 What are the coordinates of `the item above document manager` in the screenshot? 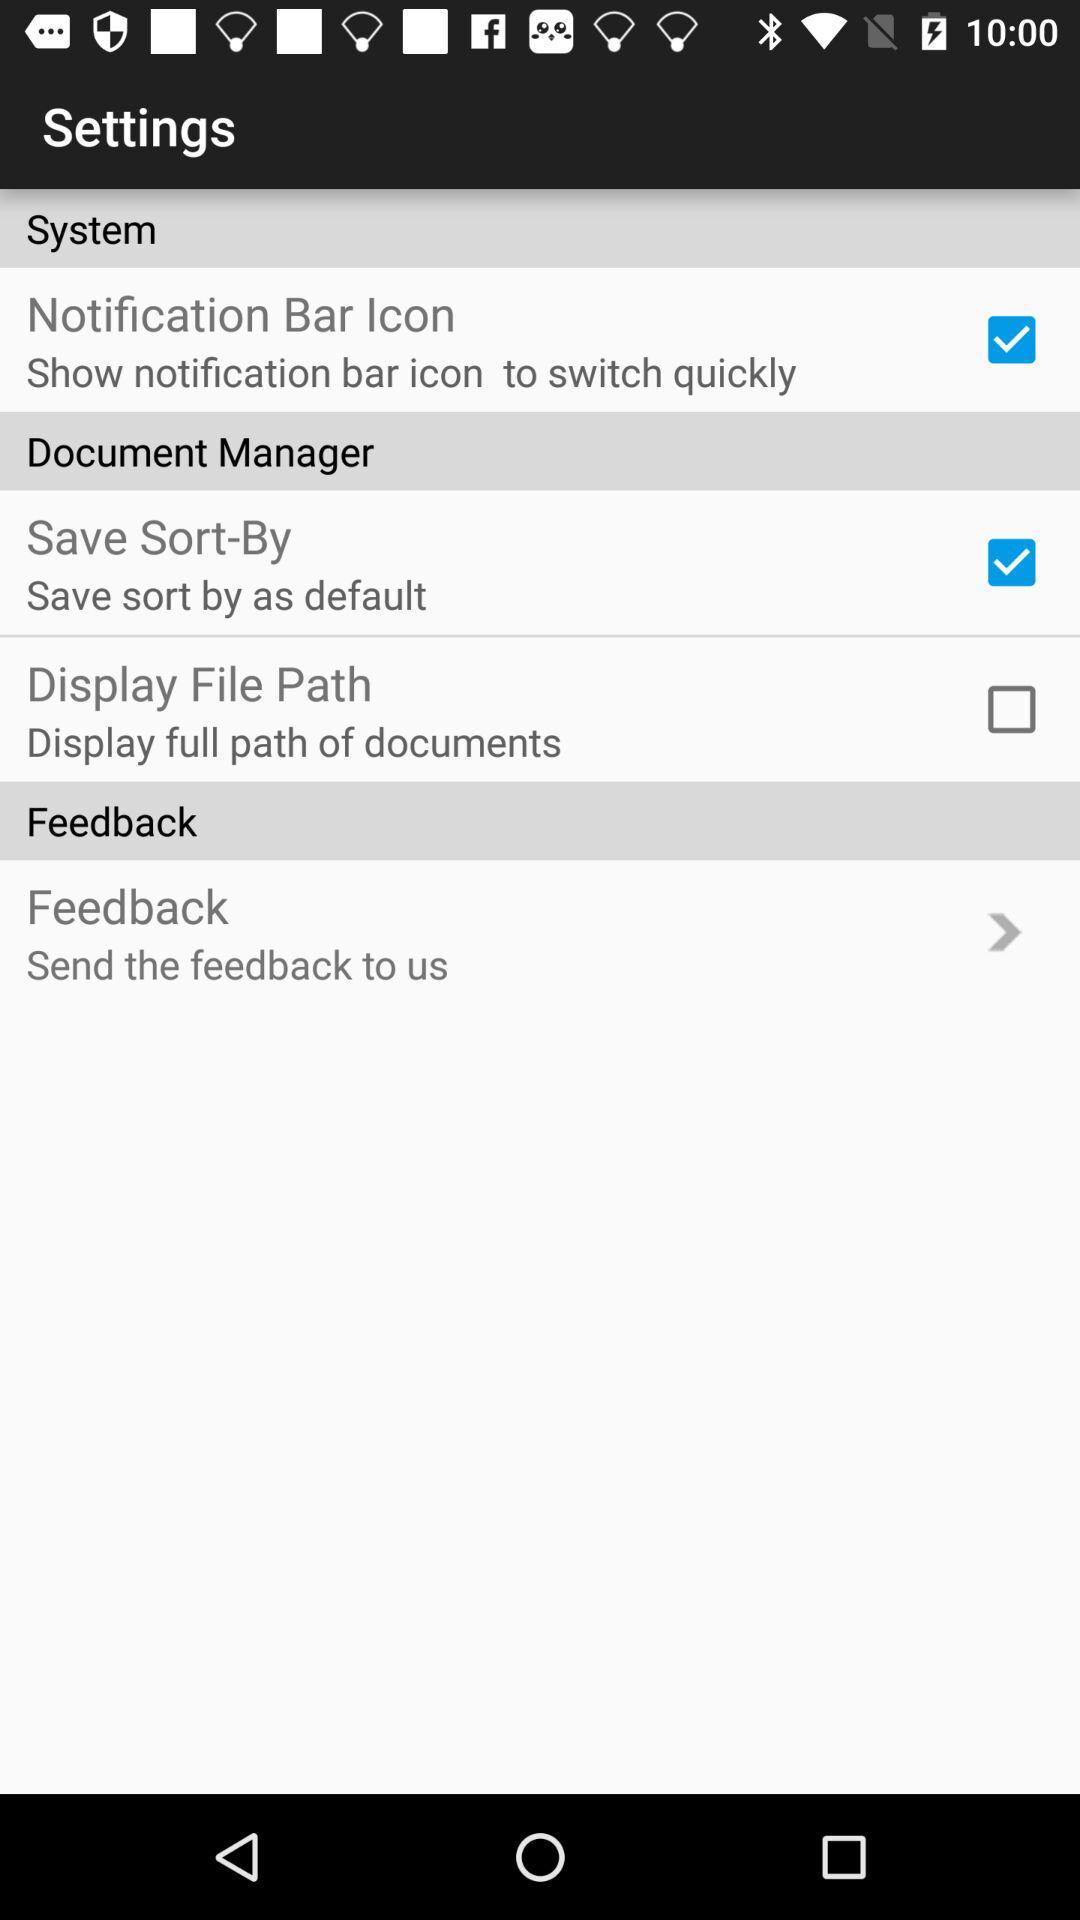 It's located at (1011, 339).